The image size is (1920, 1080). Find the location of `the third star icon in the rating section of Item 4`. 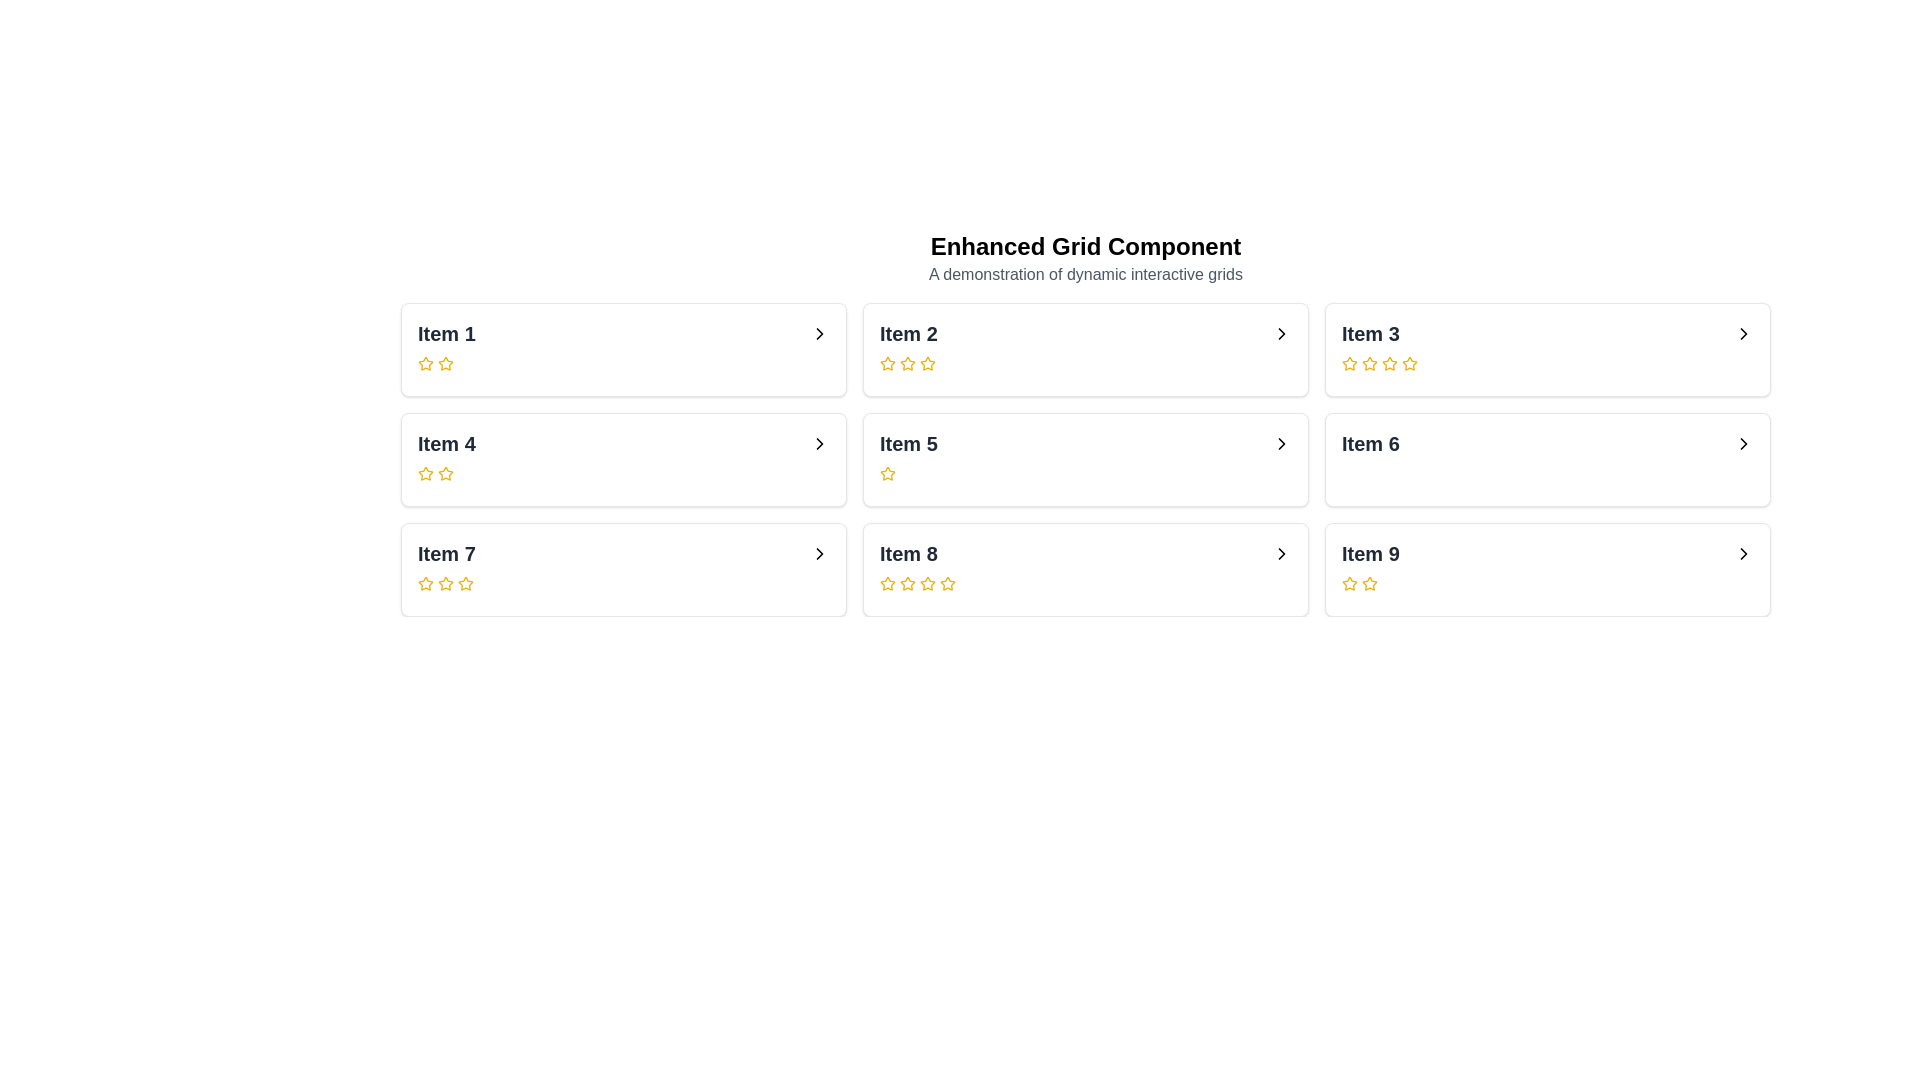

the third star icon in the rating section of Item 4 is located at coordinates (445, 474).